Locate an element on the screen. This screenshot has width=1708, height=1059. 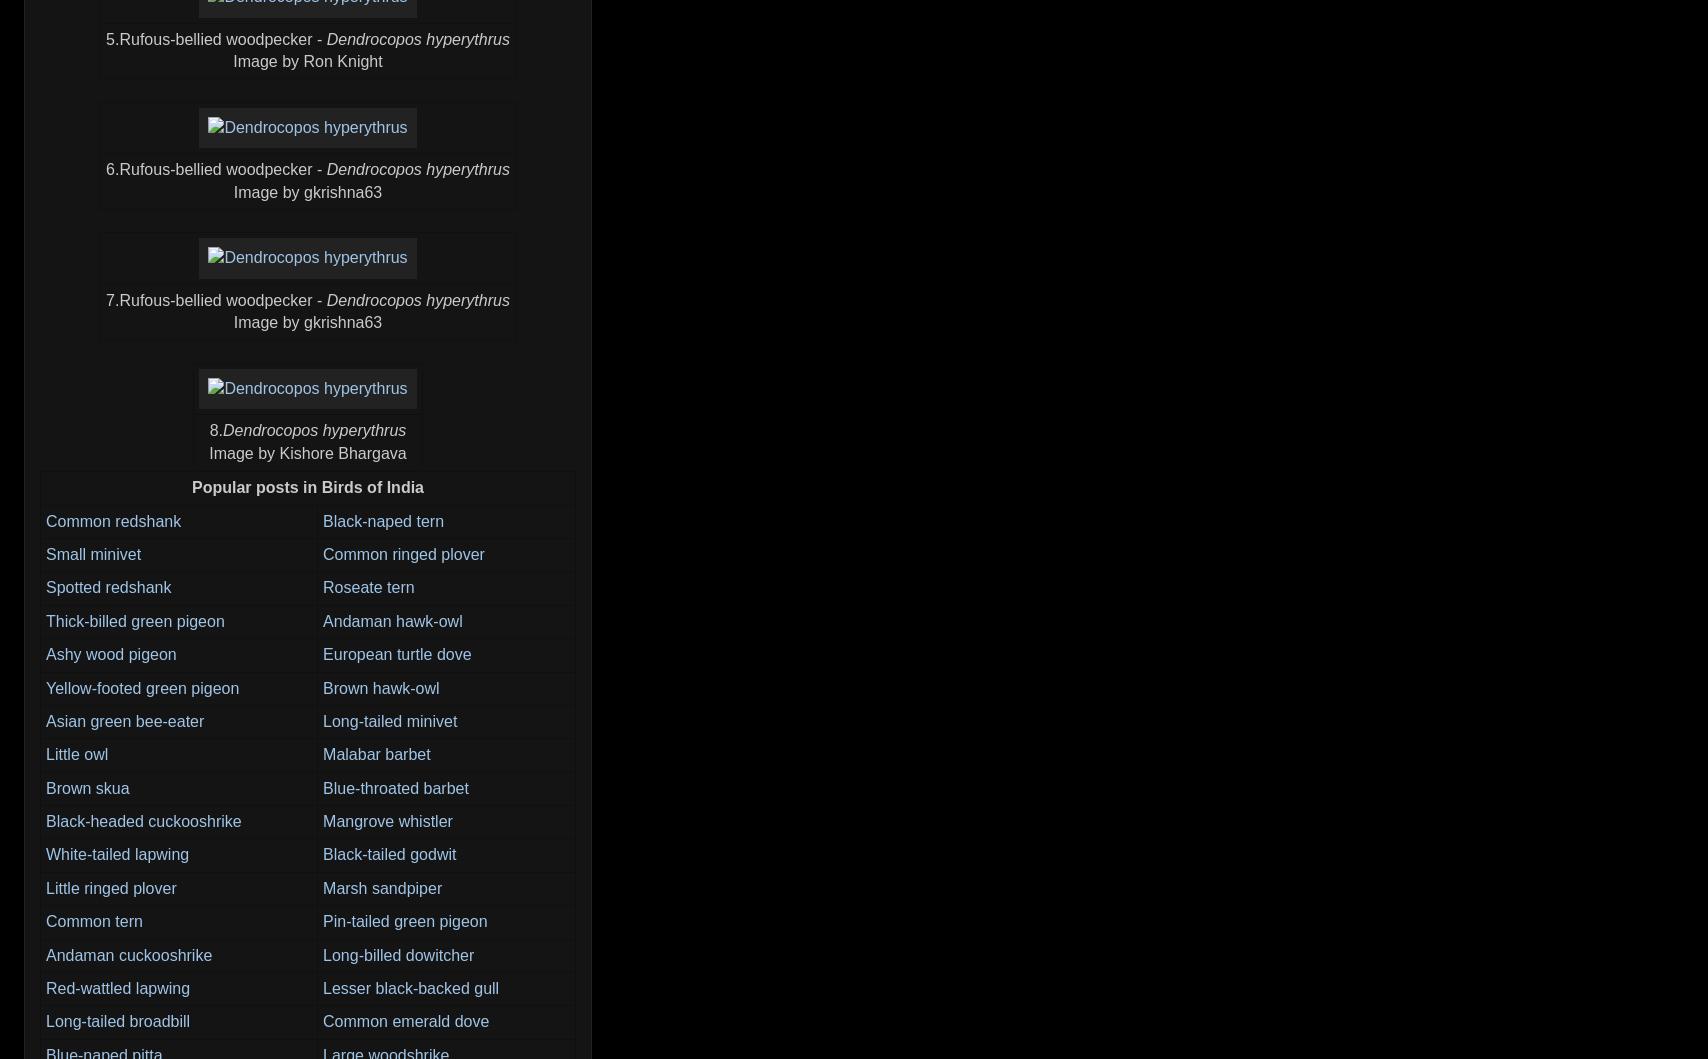
'Ashy wood pigeon' is located at coordinates (111, 654).